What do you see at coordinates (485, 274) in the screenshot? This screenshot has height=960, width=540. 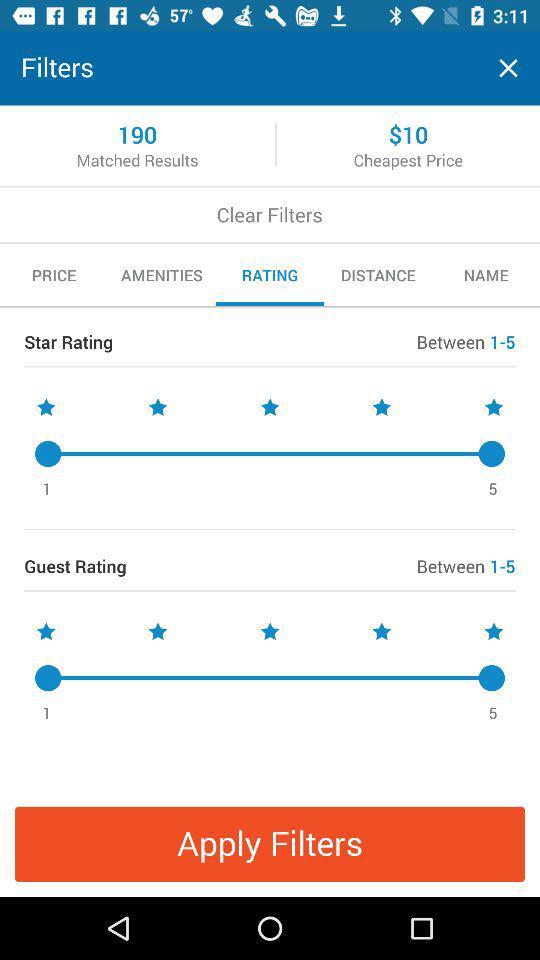 I see `the icon next to distance item` at bounding box center [485, 274].